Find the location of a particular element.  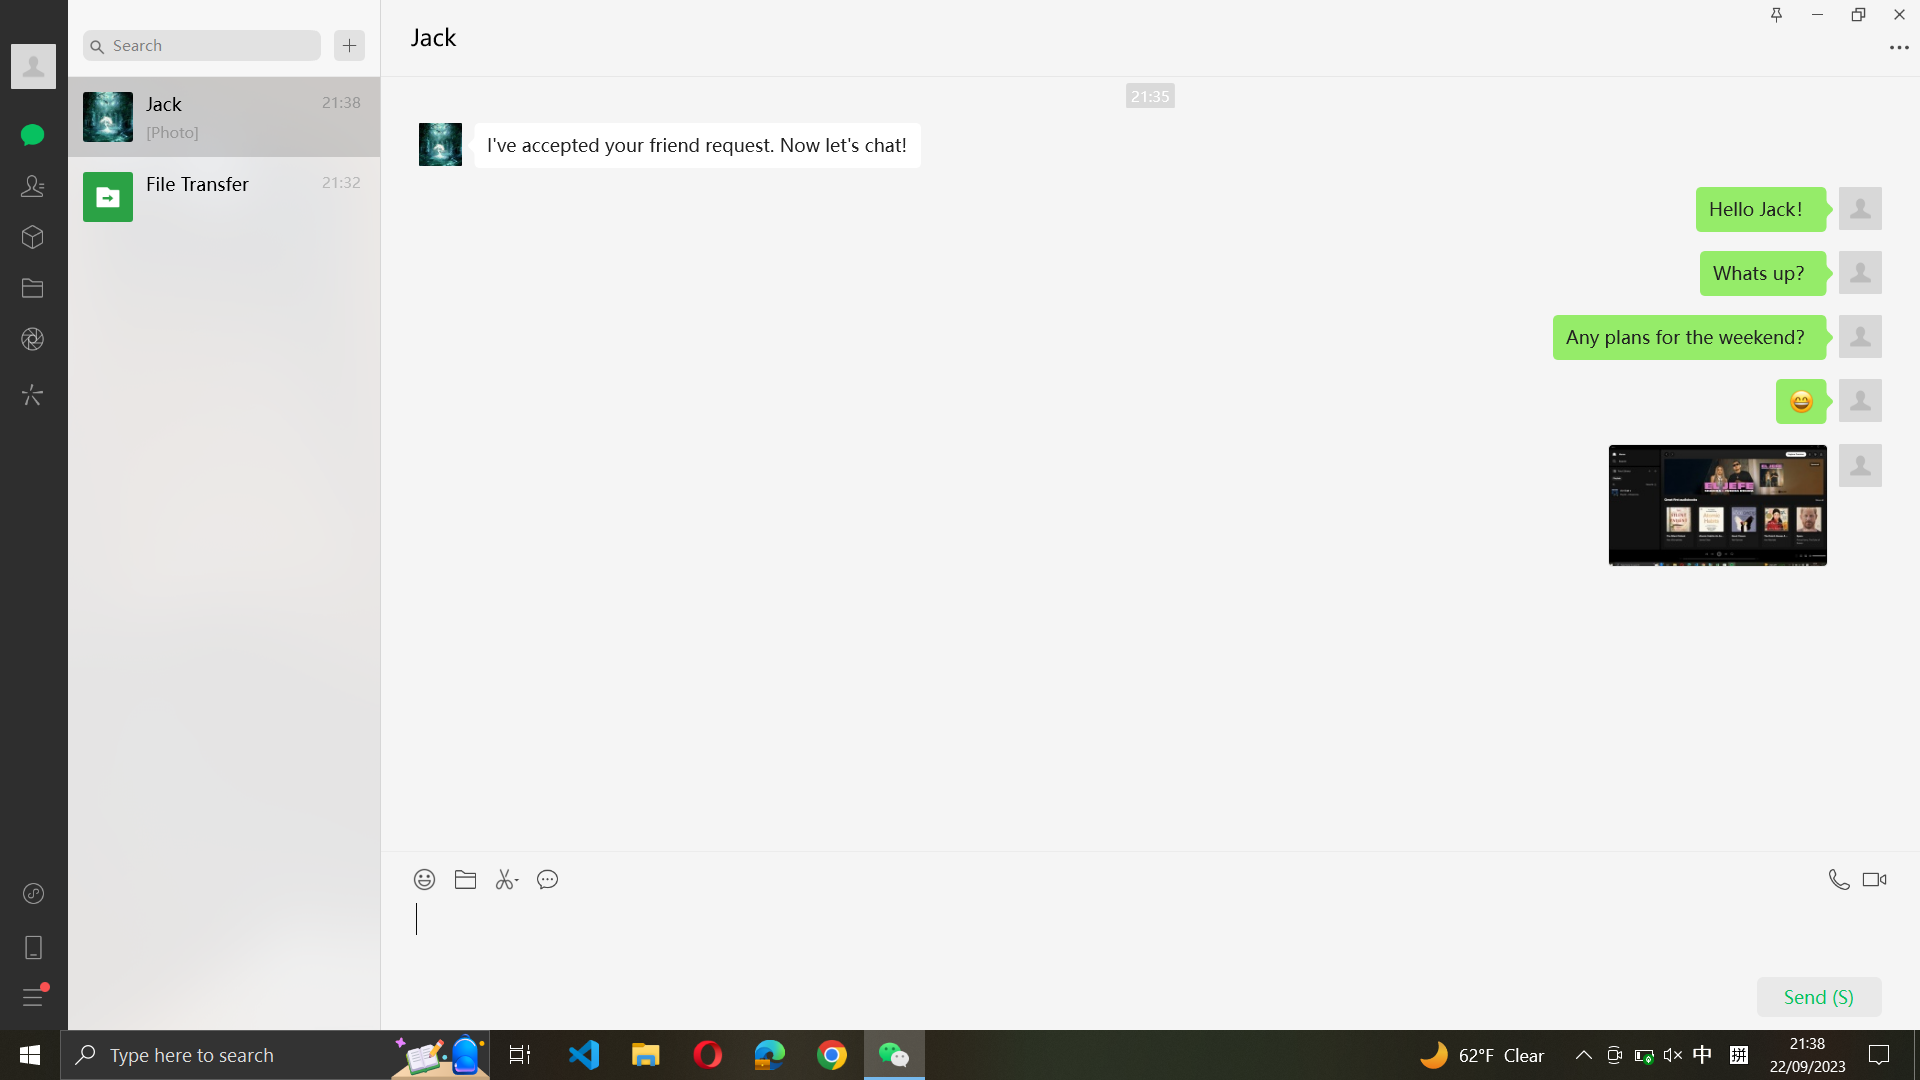

Replicate a text message sent by Jack is located at coordinates (696, 145).